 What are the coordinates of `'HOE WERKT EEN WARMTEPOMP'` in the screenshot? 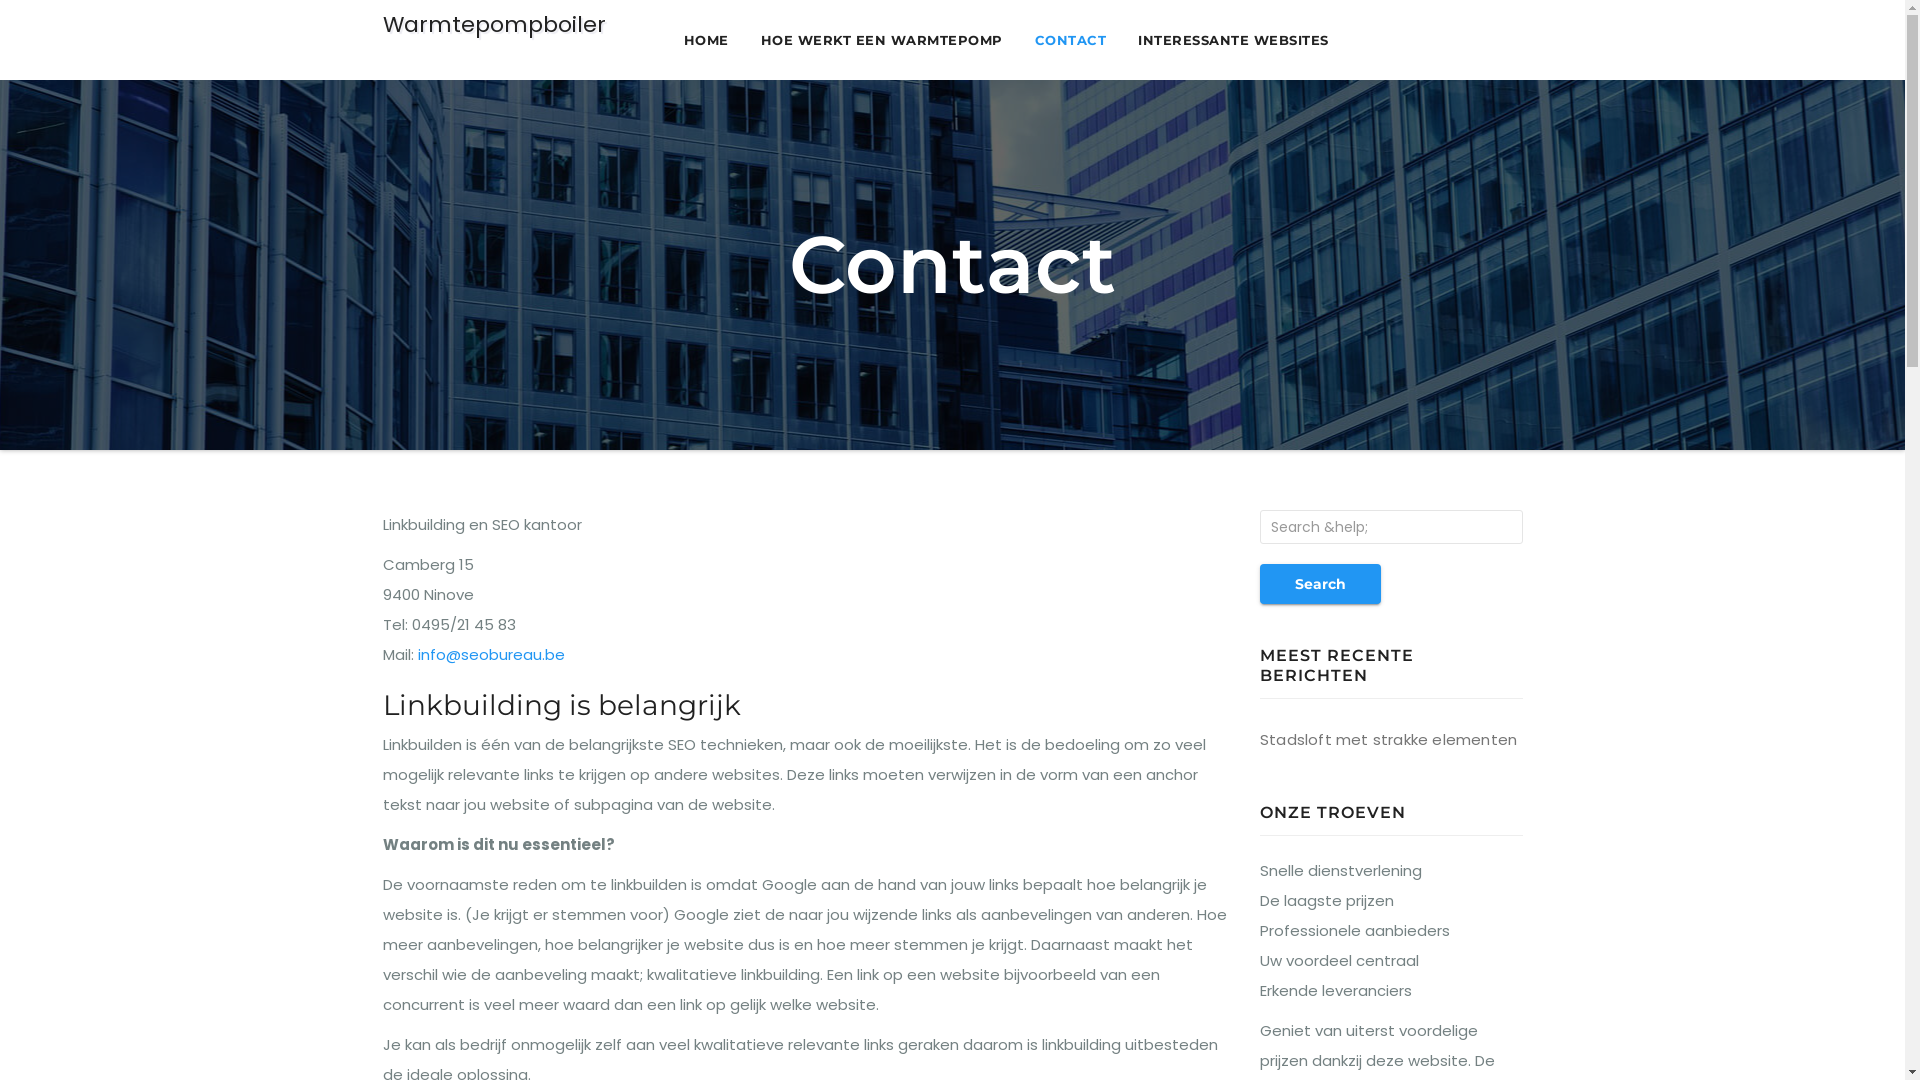 It's located at (880, 39).